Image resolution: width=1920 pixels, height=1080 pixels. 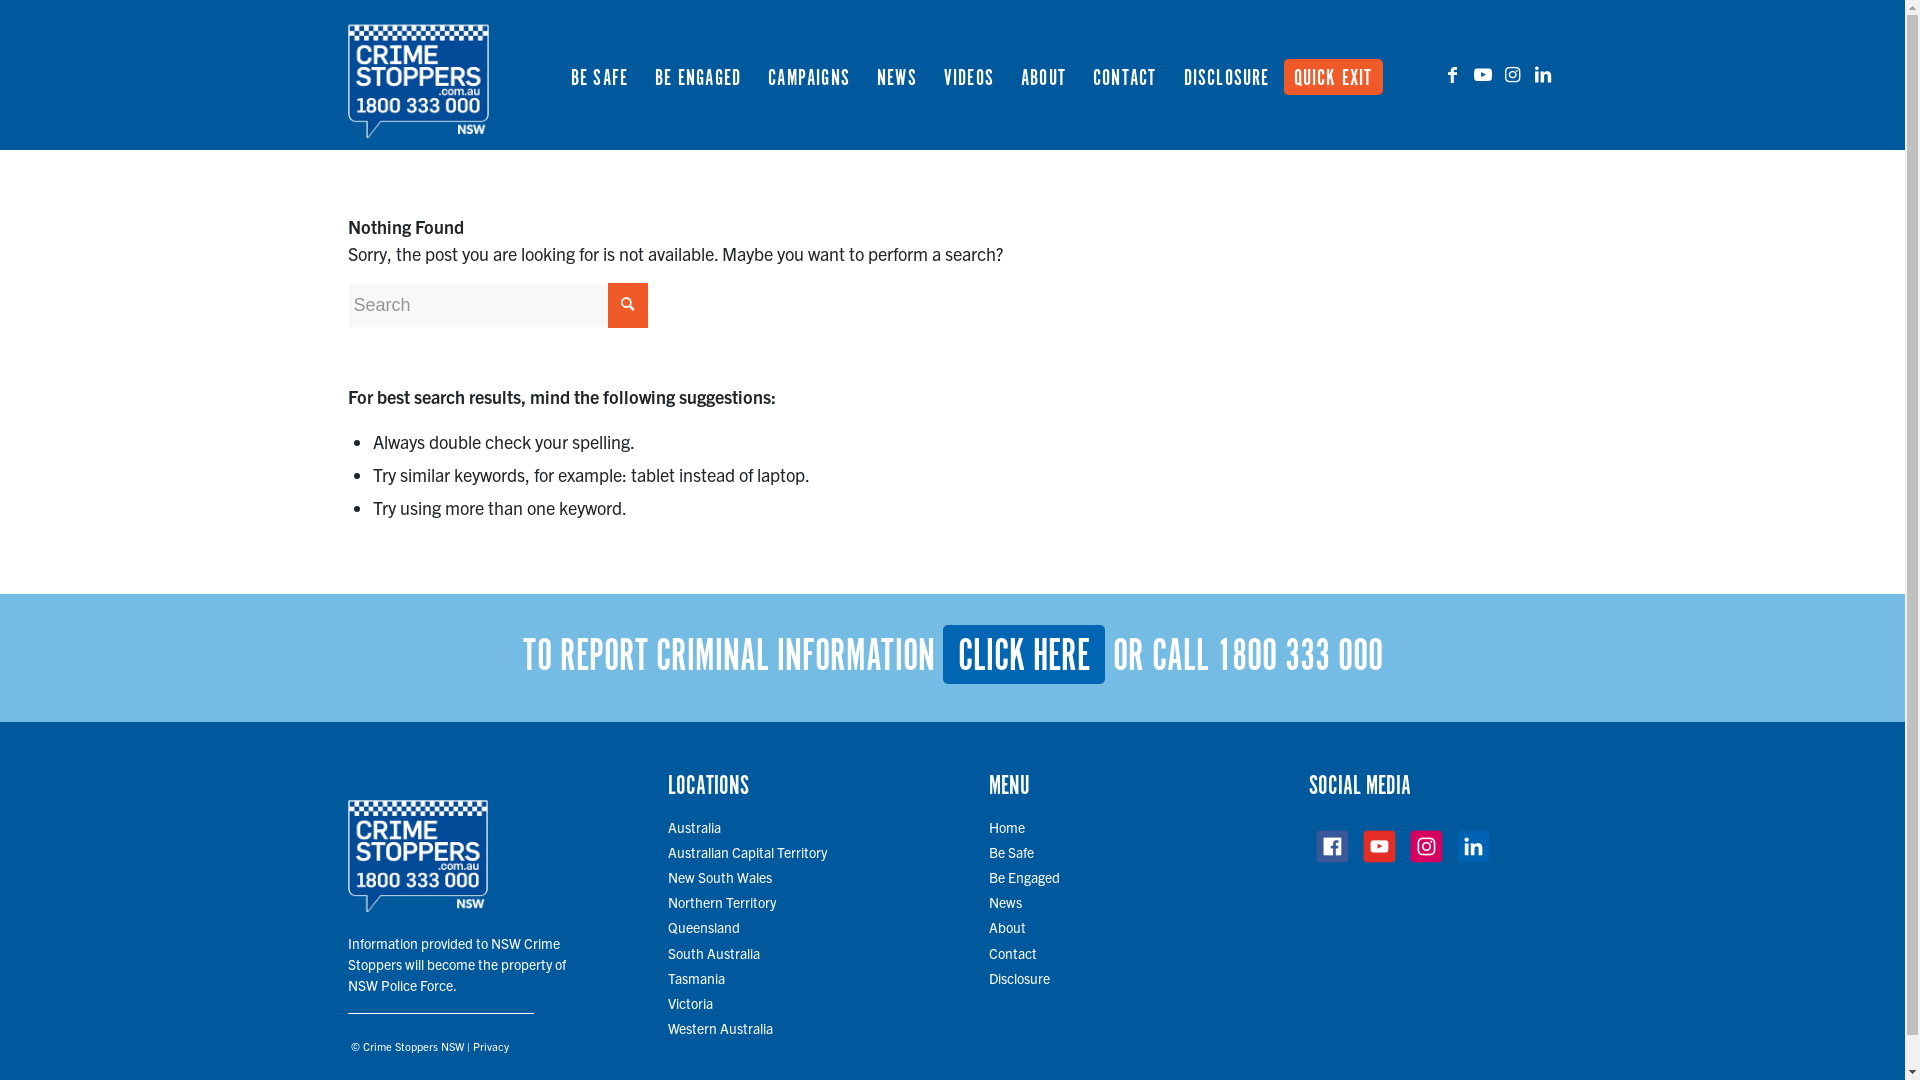 I want to click on 'Disclosure', so click(x=1019, y=977).